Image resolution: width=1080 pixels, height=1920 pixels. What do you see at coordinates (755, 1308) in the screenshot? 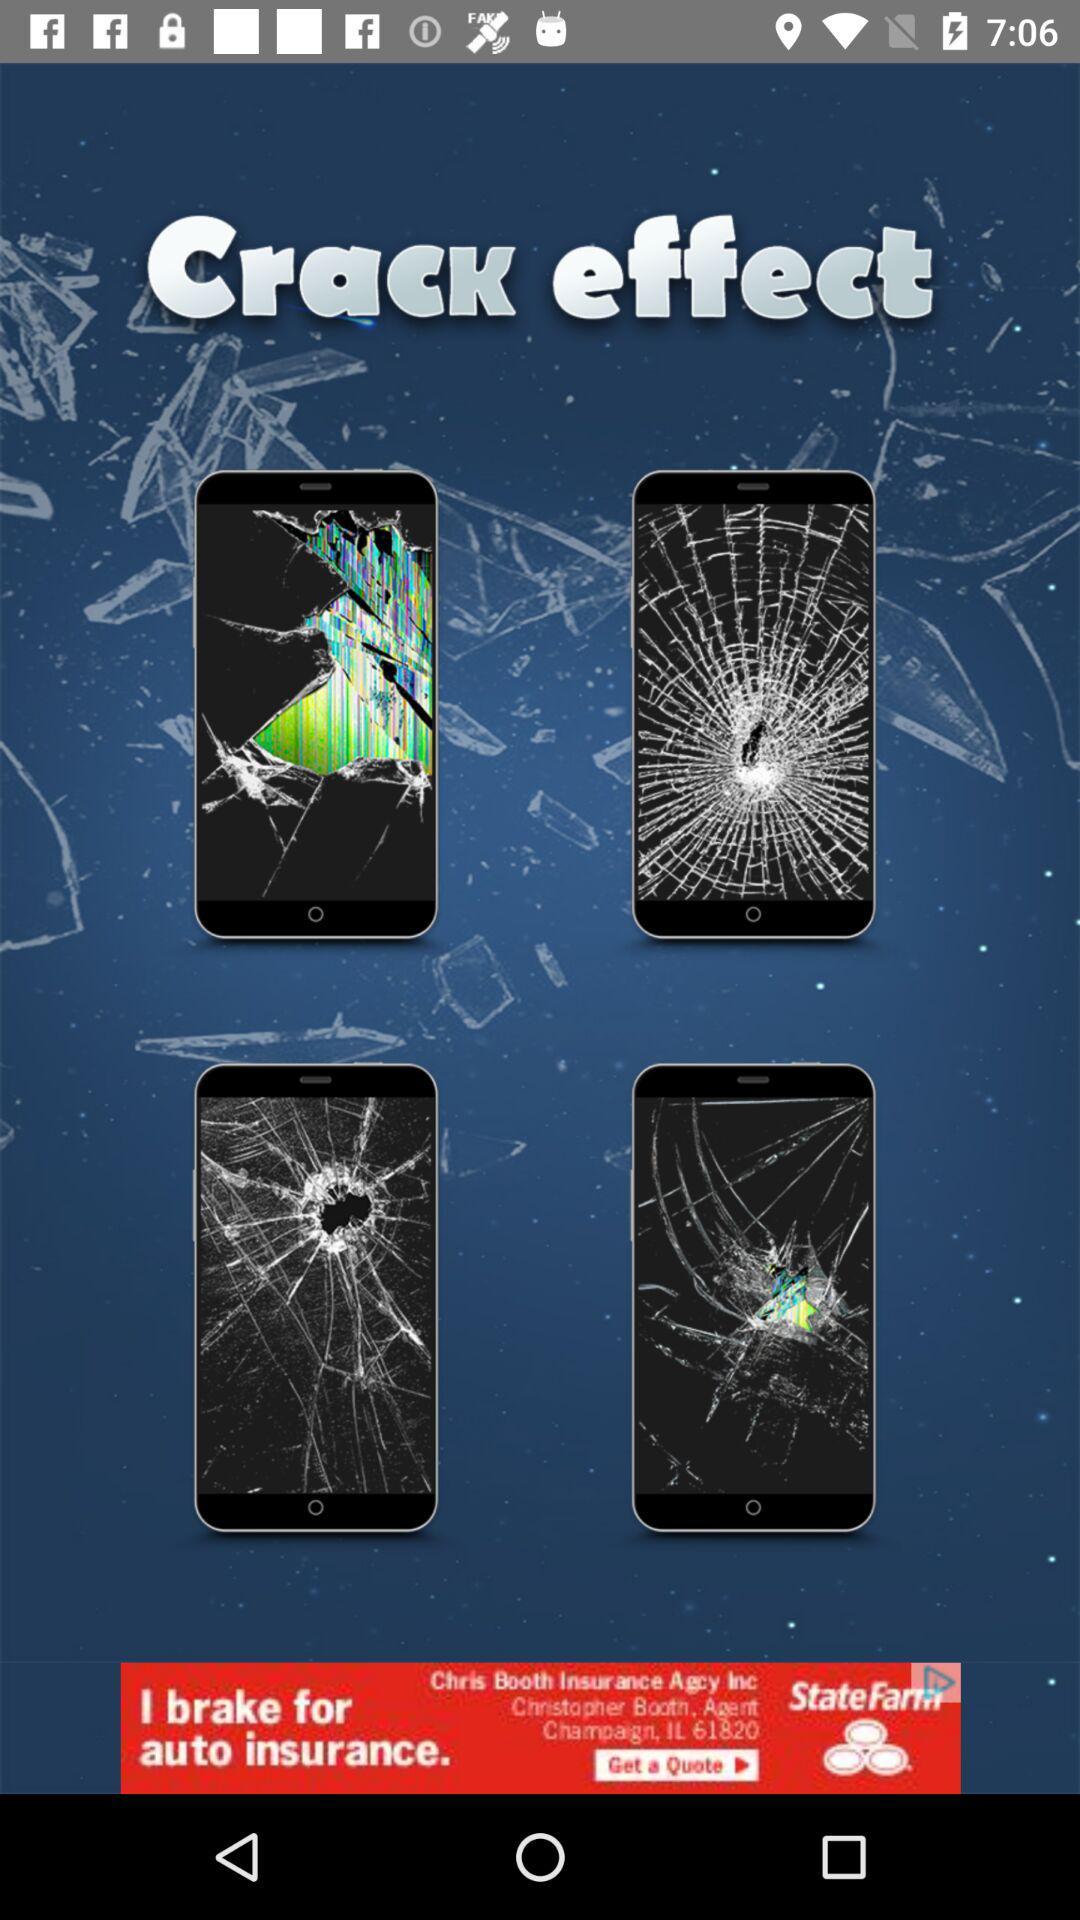
I see `it` at bounding box center [755, 1308].